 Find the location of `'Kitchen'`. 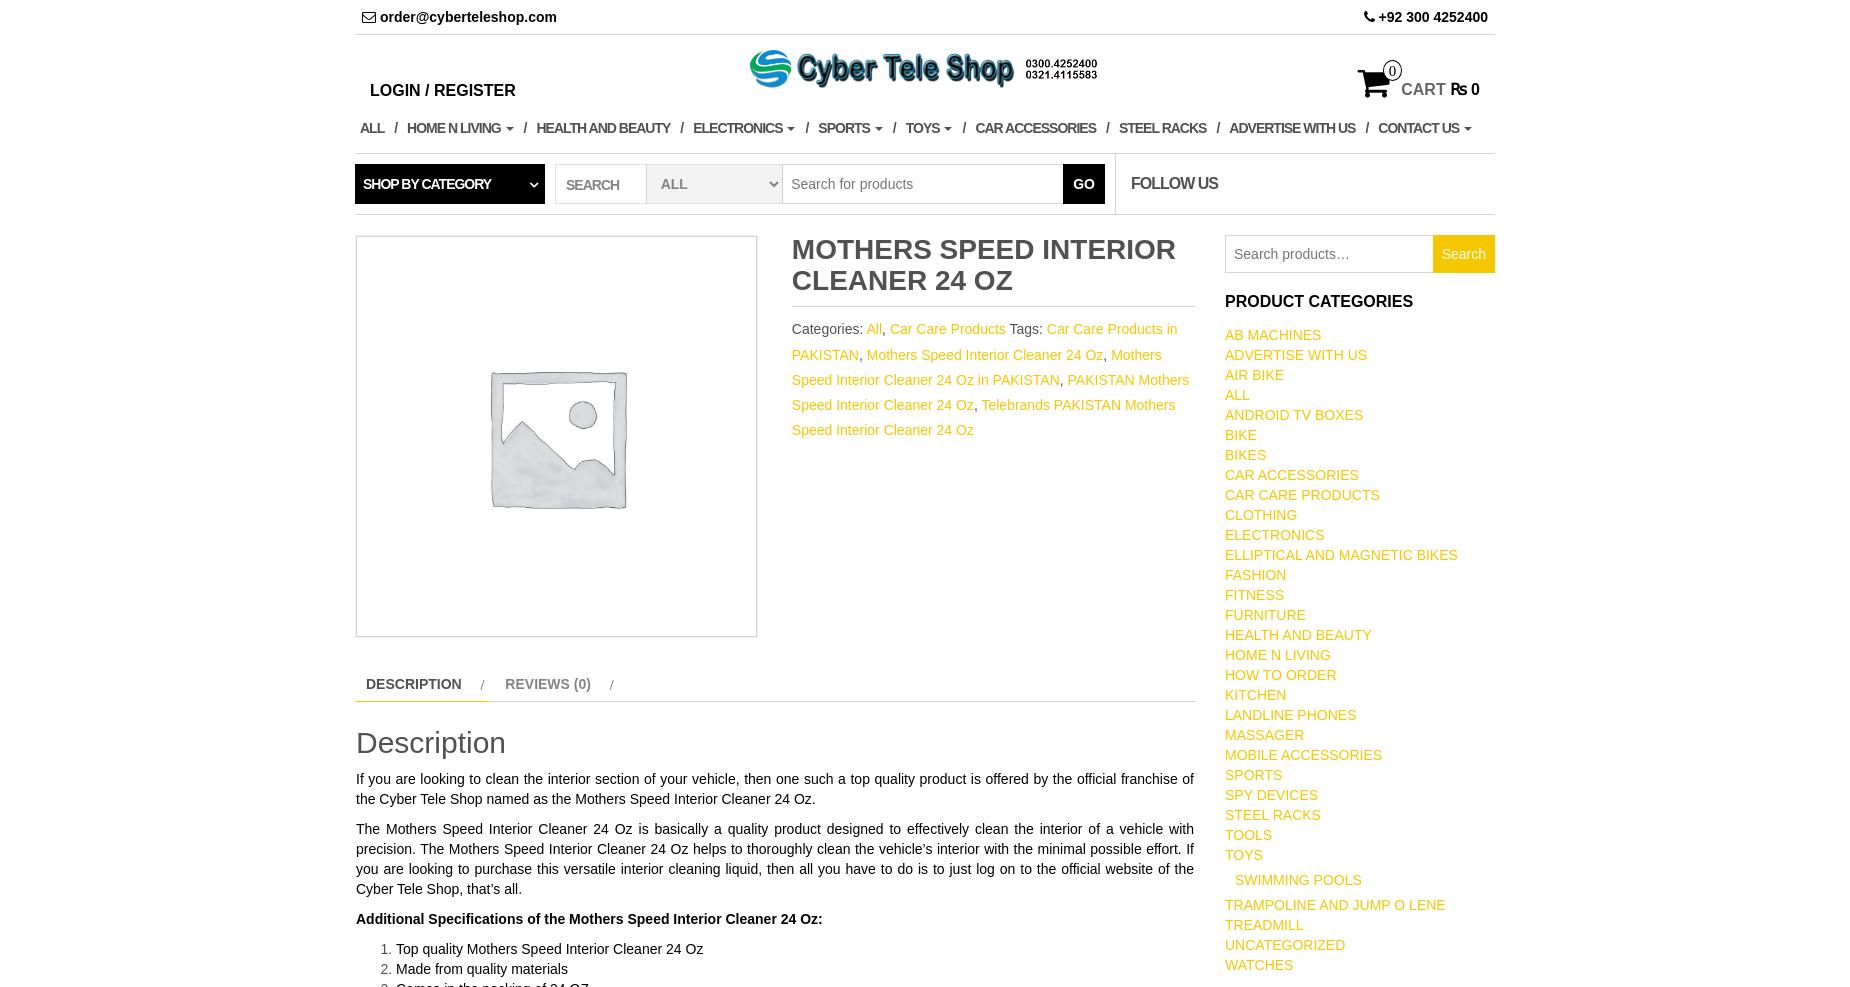

'Kitchen' is located at coordinates (1254, 695).